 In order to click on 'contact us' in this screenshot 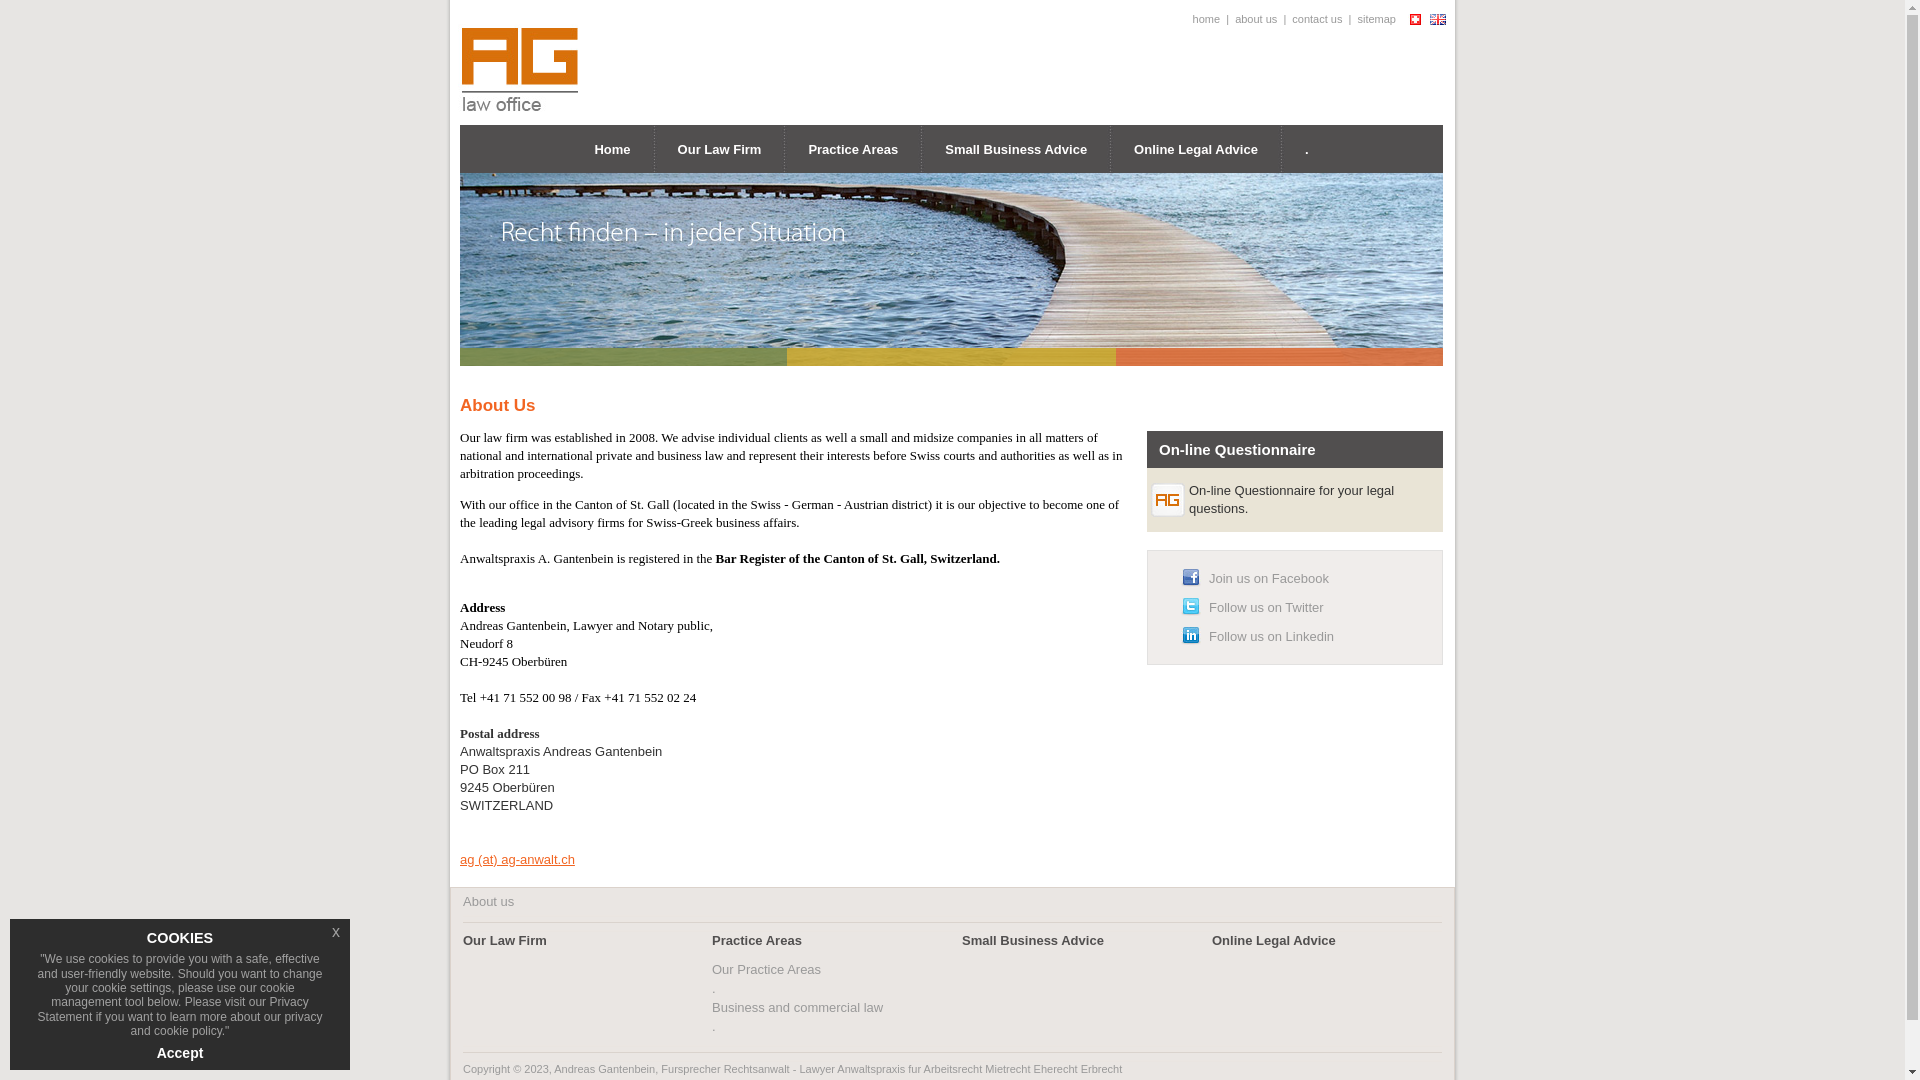, I will do `click(1316, 19)`.